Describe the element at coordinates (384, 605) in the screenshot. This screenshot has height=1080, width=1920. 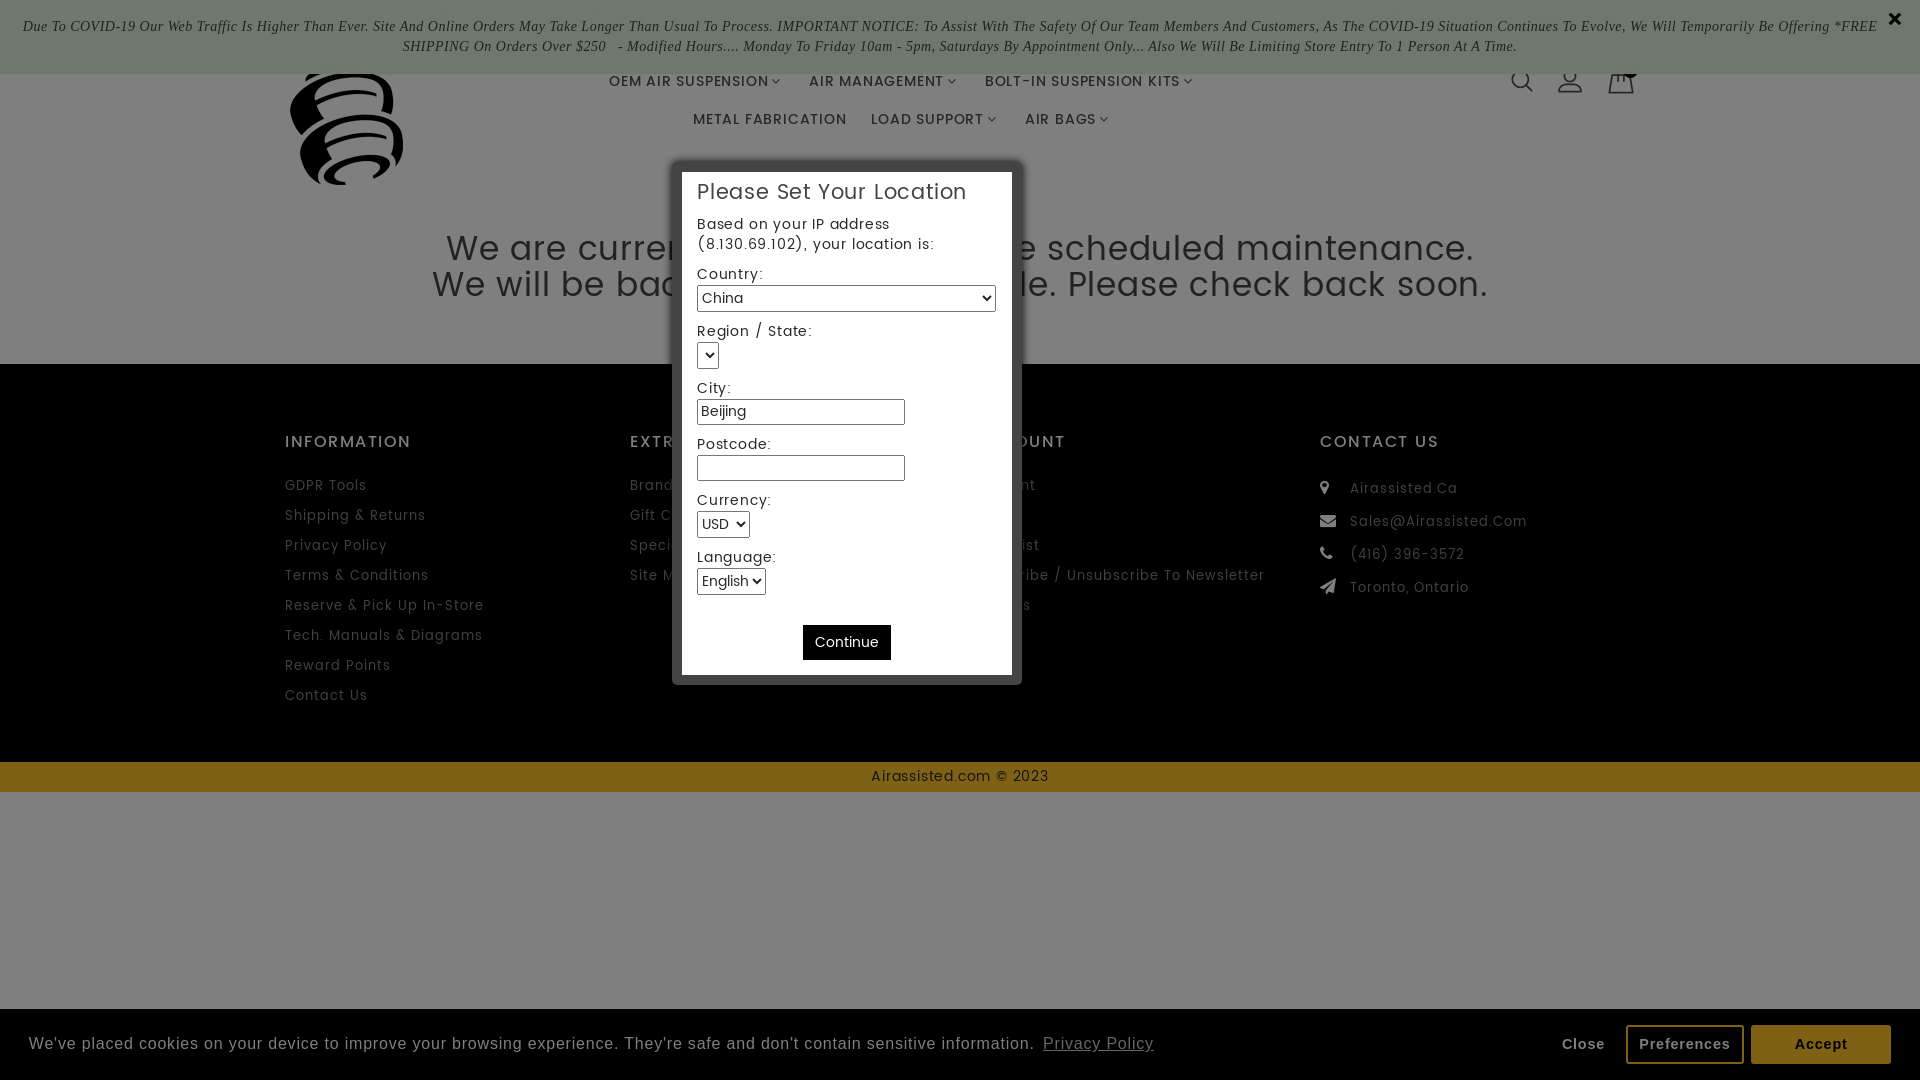
I see `'Reserve & Pick Up In-Store'` at that location.